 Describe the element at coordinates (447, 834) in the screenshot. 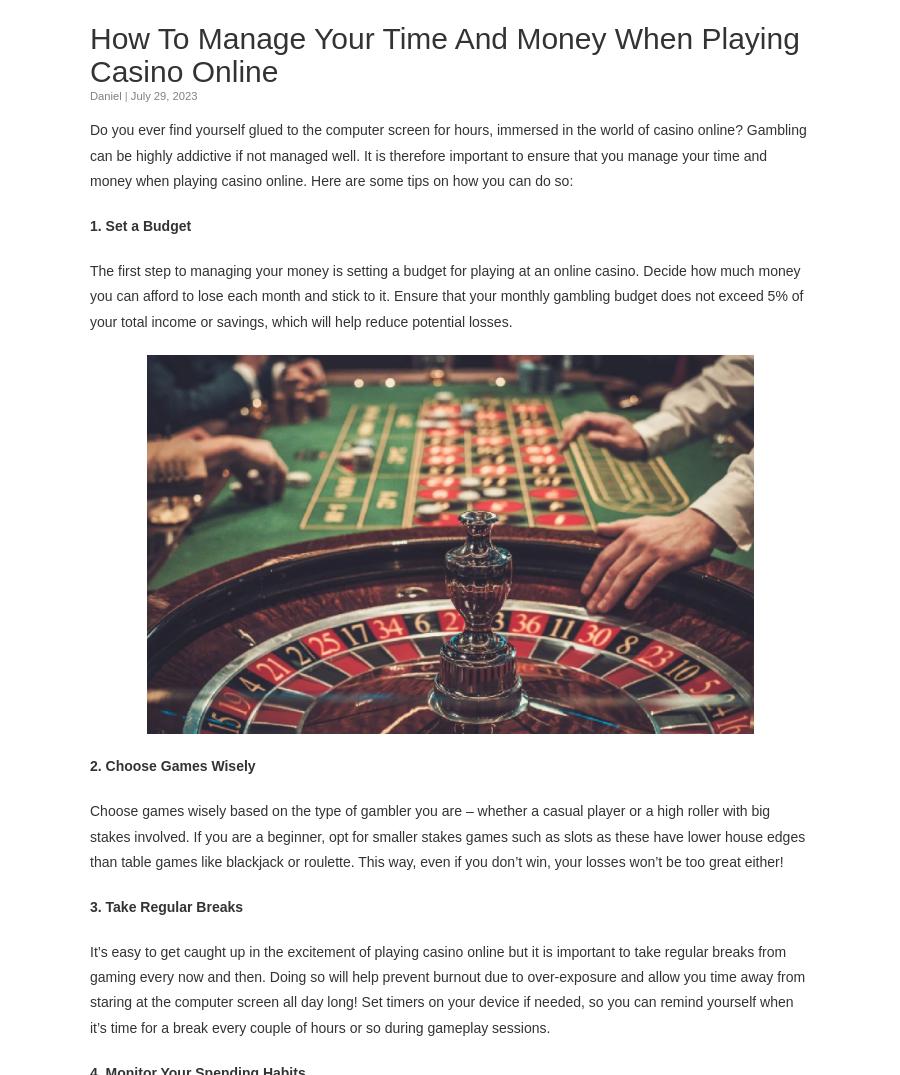

I see `'Choose games wisely based on the type of gambler you are – whether a casual player or a high roller with big stakes involved. If you are a beginner, opt for smaller stakes games such as slots as these have lower house edges than table games like blackjack or roulette. This way, even if you don’t win, your losses won’t be too great either!'` at that location.